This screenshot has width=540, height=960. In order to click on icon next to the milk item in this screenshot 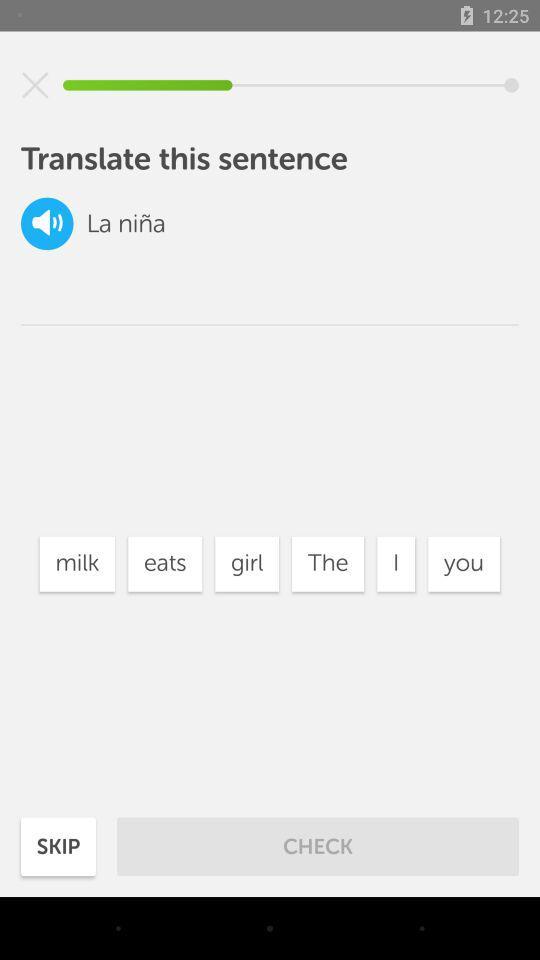, I will do `click(164, 564)`.